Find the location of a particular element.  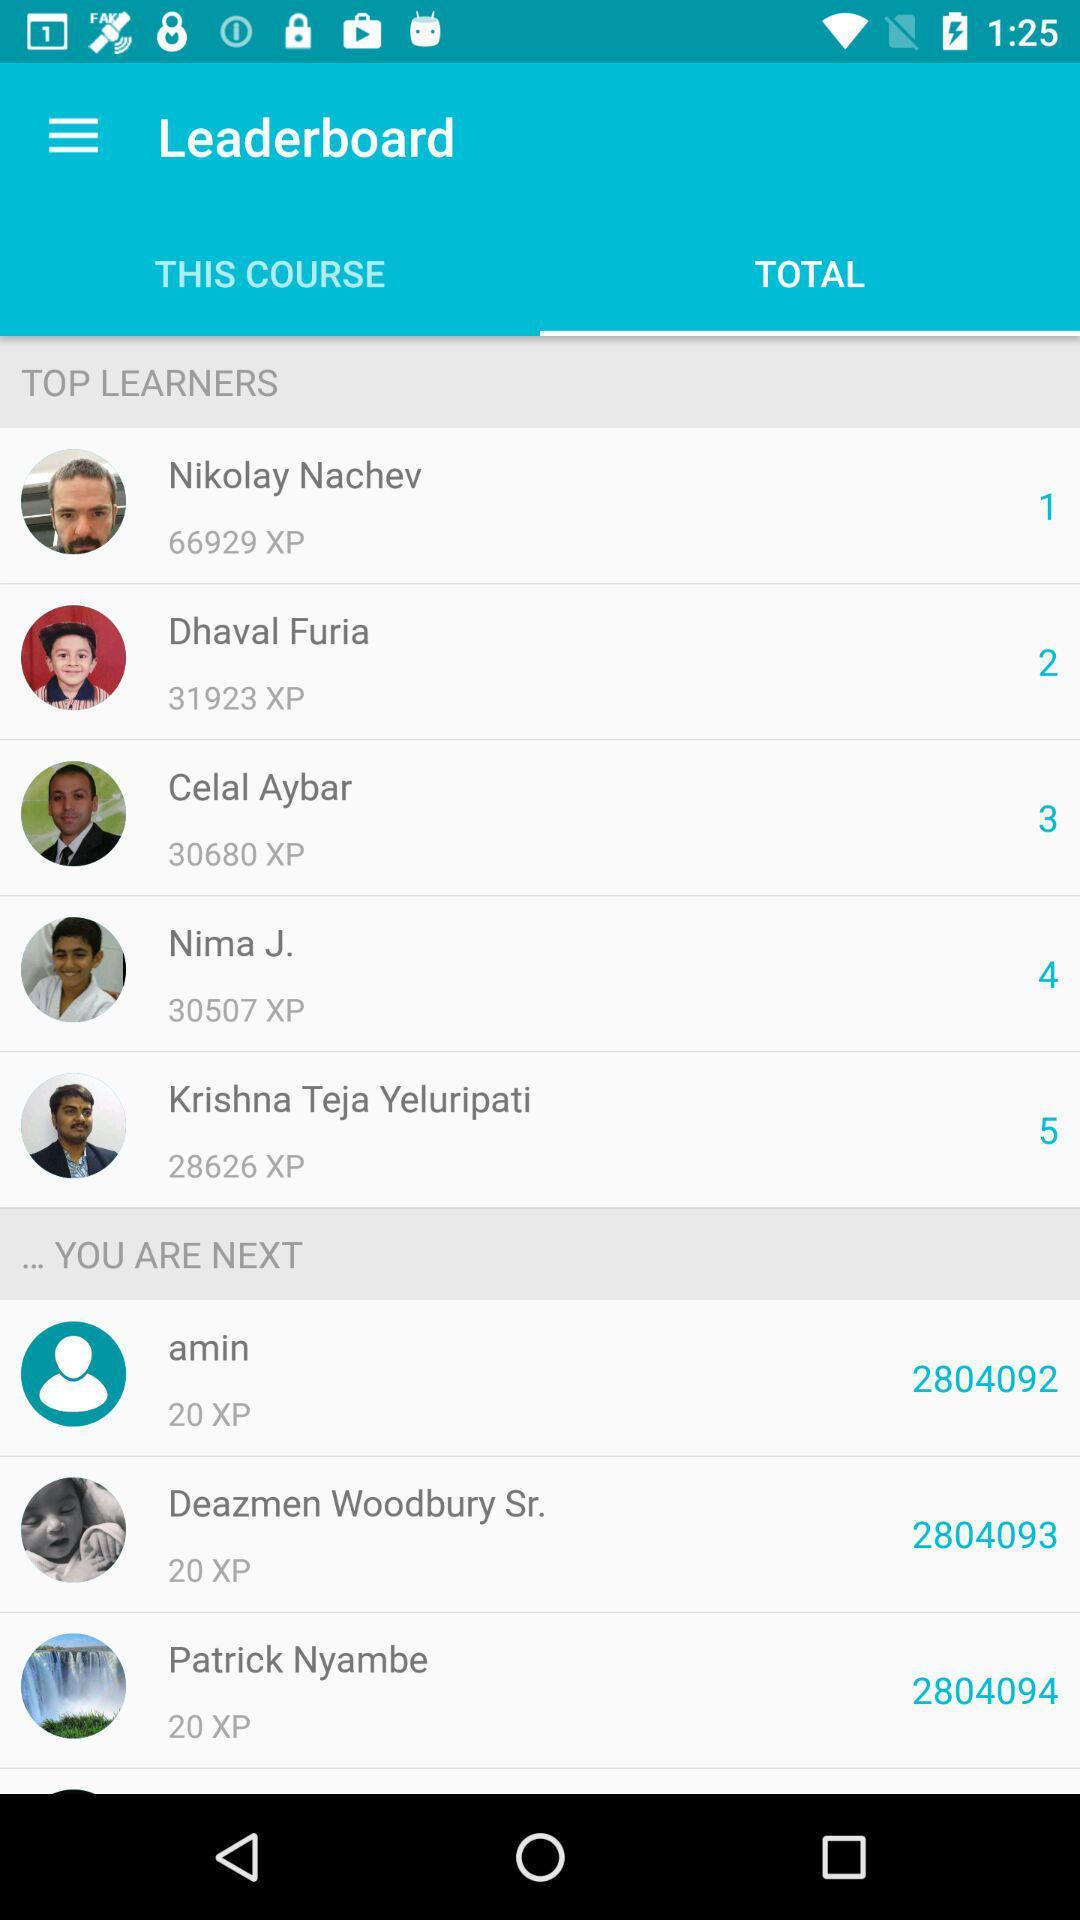

the third image below title top learners is located at coordinates (72, 813).